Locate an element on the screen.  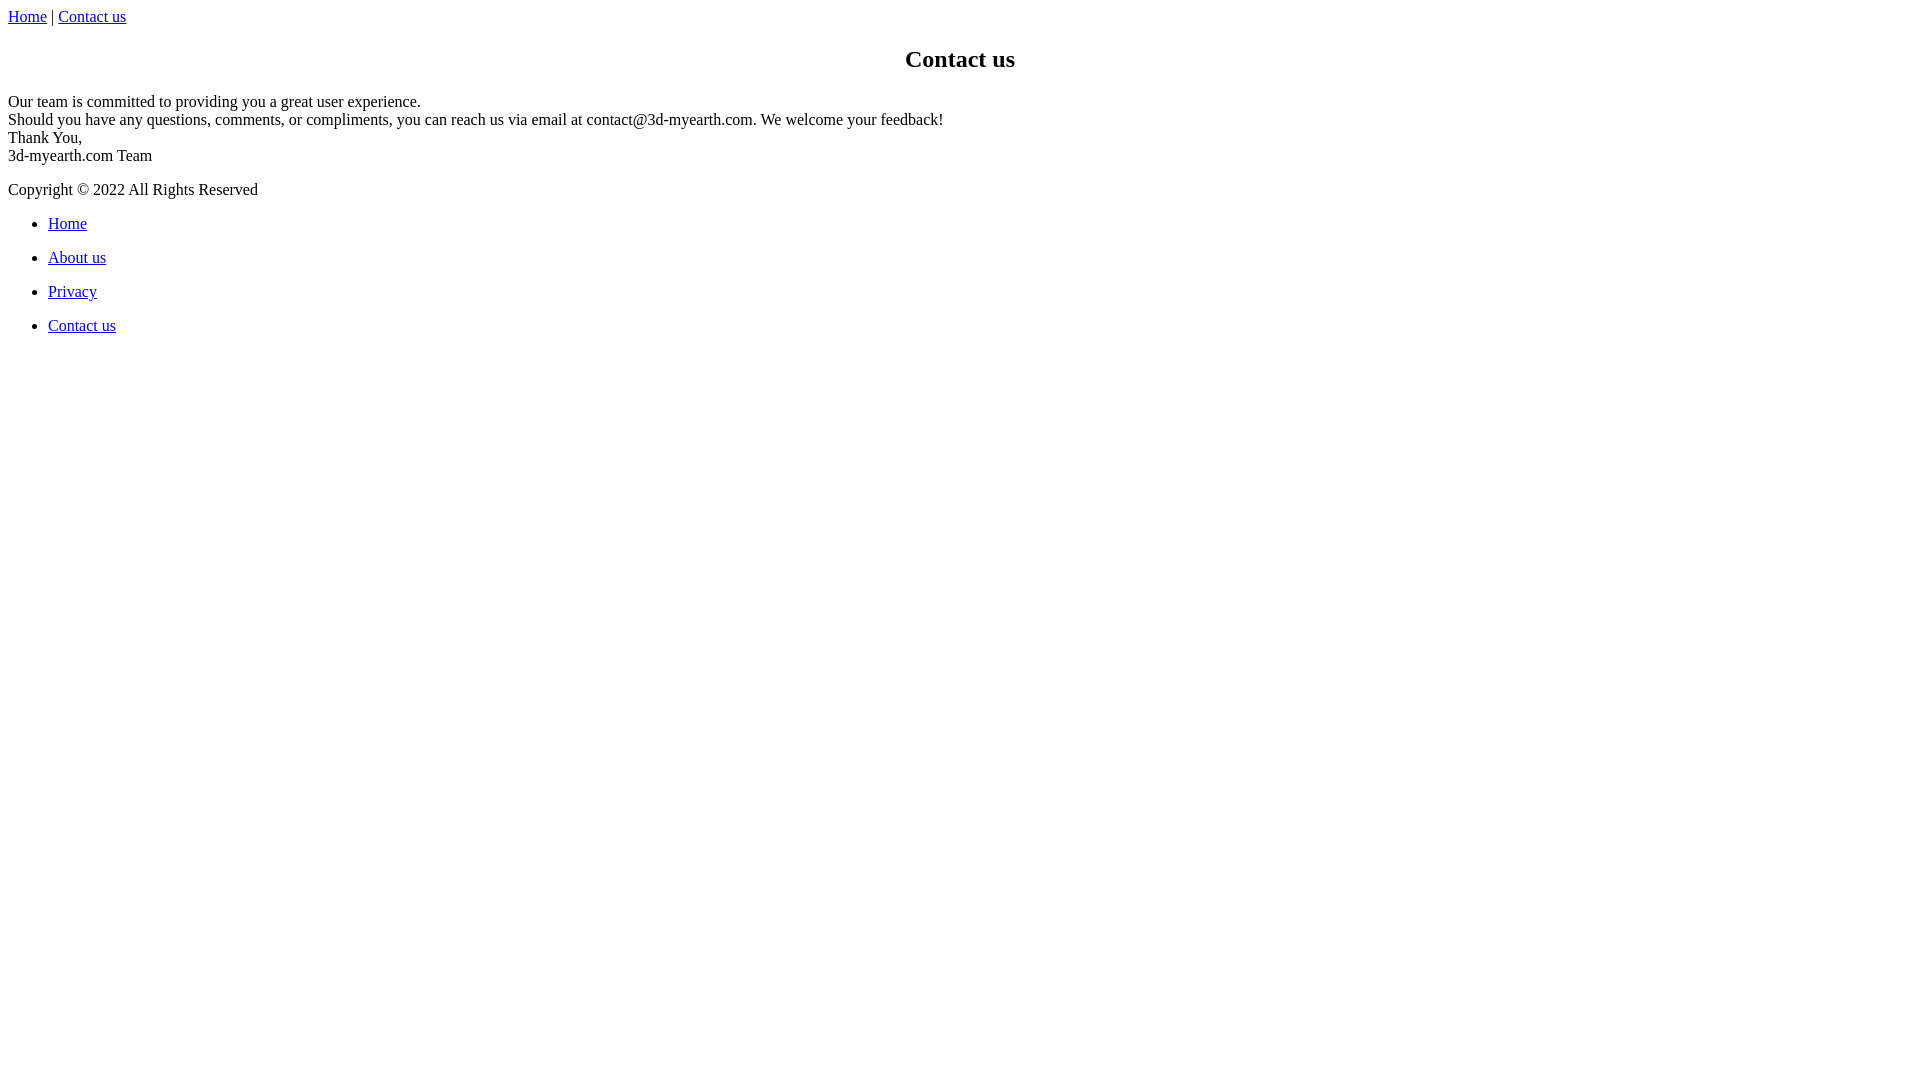
'Contact us' is located at coordinates (80, 324).